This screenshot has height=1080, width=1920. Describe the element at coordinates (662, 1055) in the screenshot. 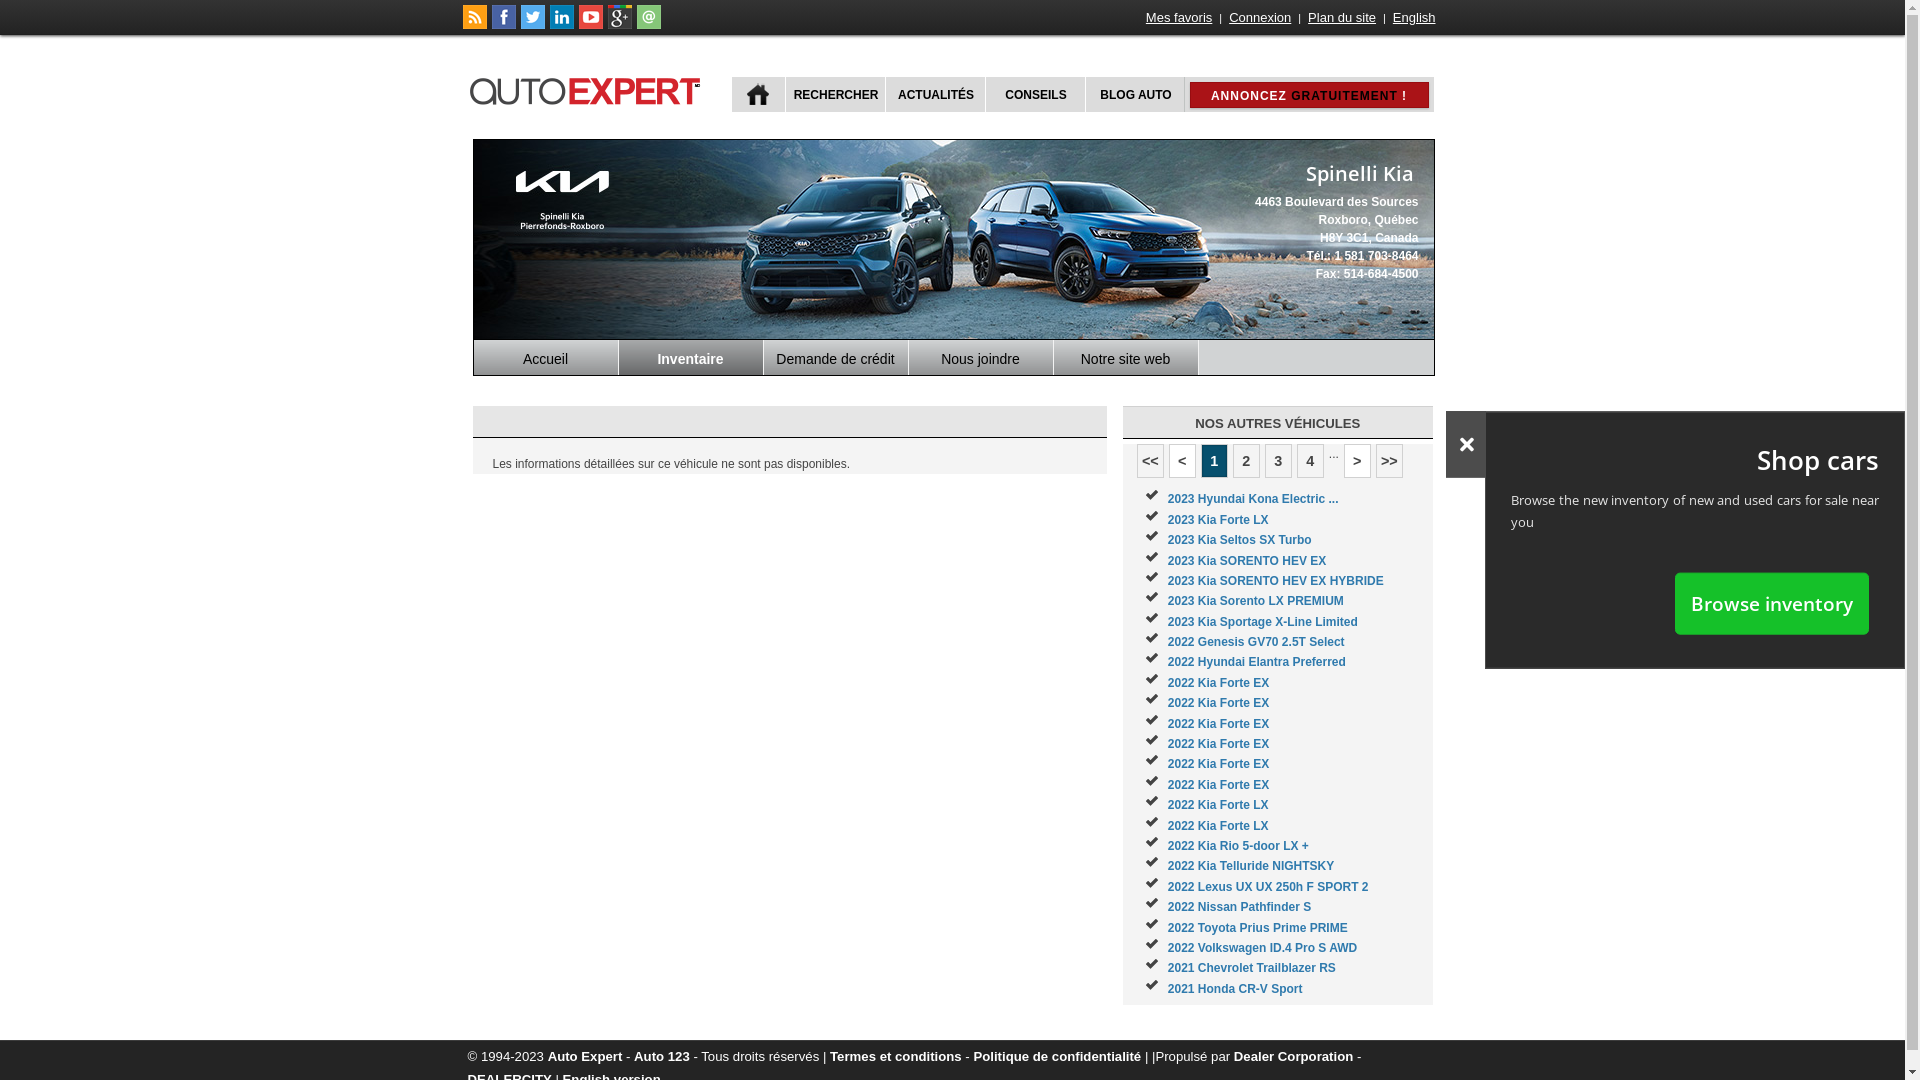

I see `'Auto 123'` at that location.